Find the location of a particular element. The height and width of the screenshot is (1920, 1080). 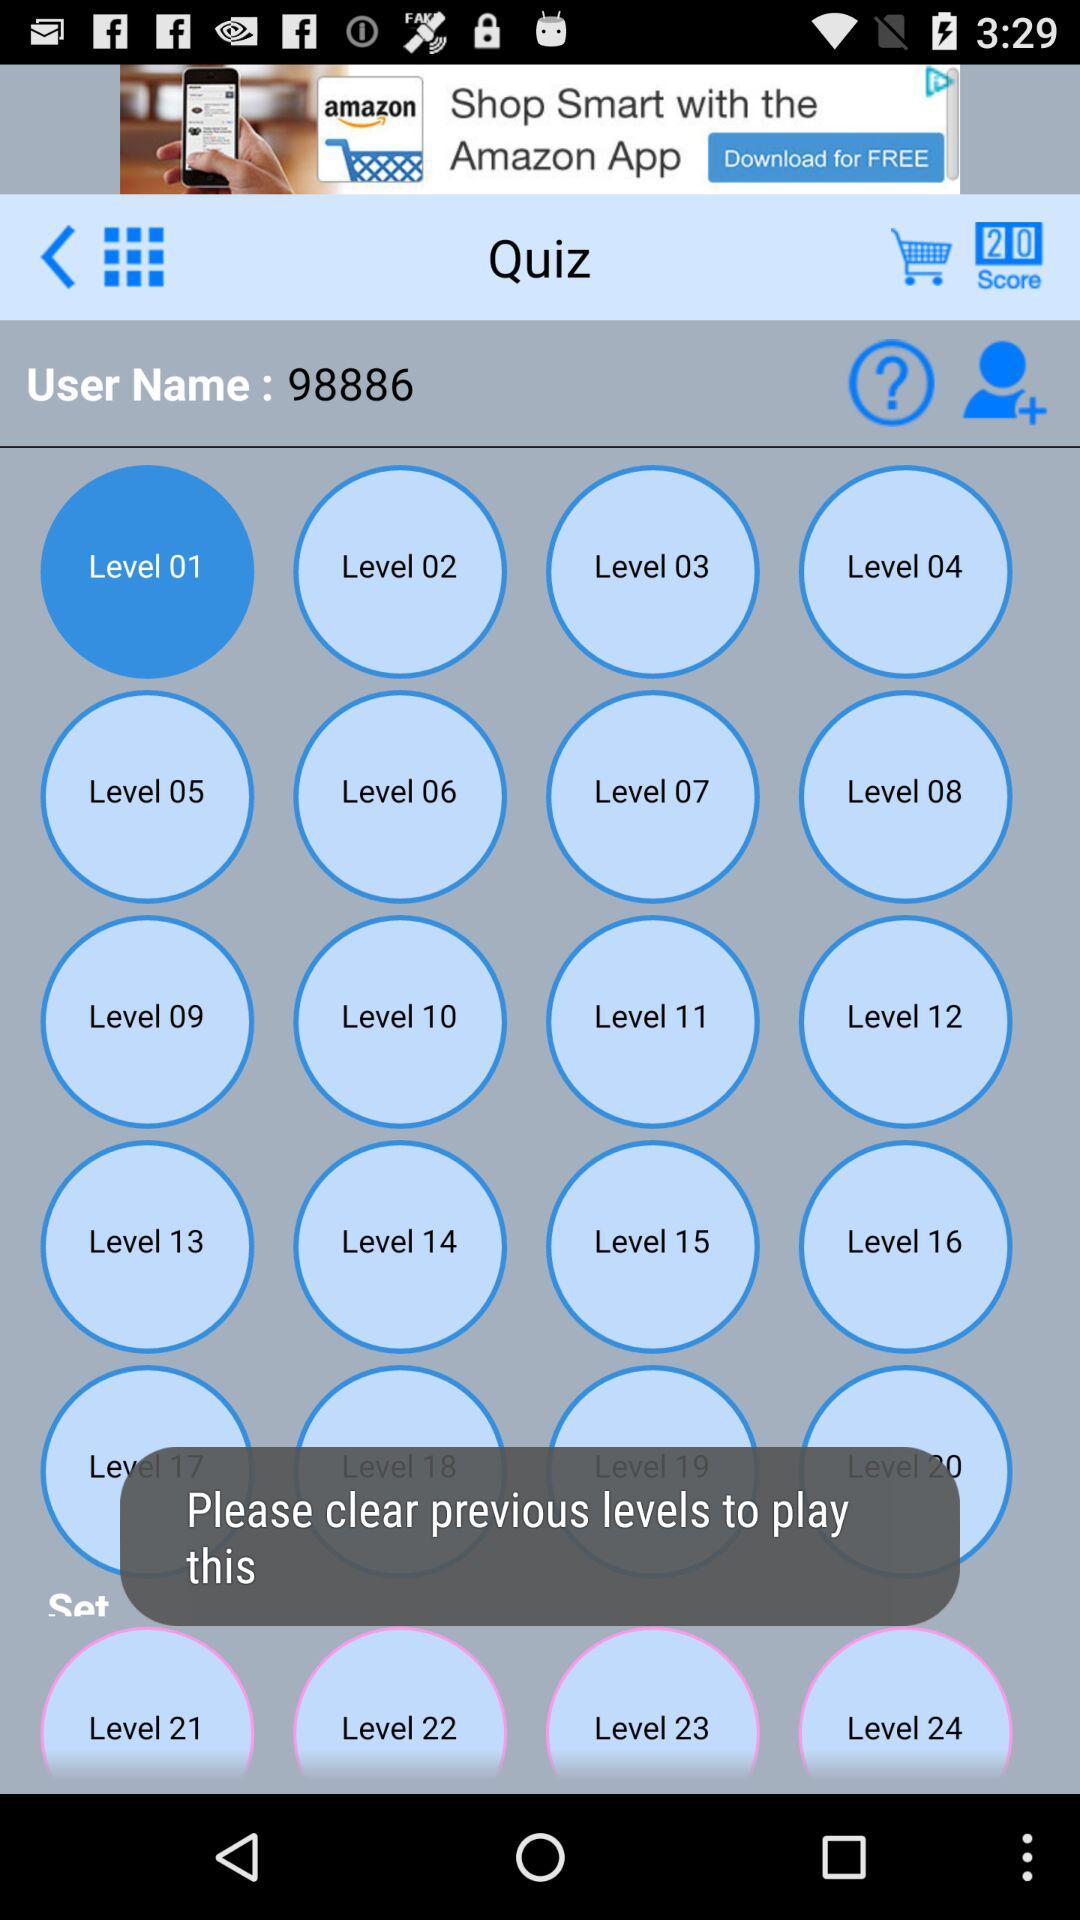

the dialpad icon is located at coordinates (133, 273).